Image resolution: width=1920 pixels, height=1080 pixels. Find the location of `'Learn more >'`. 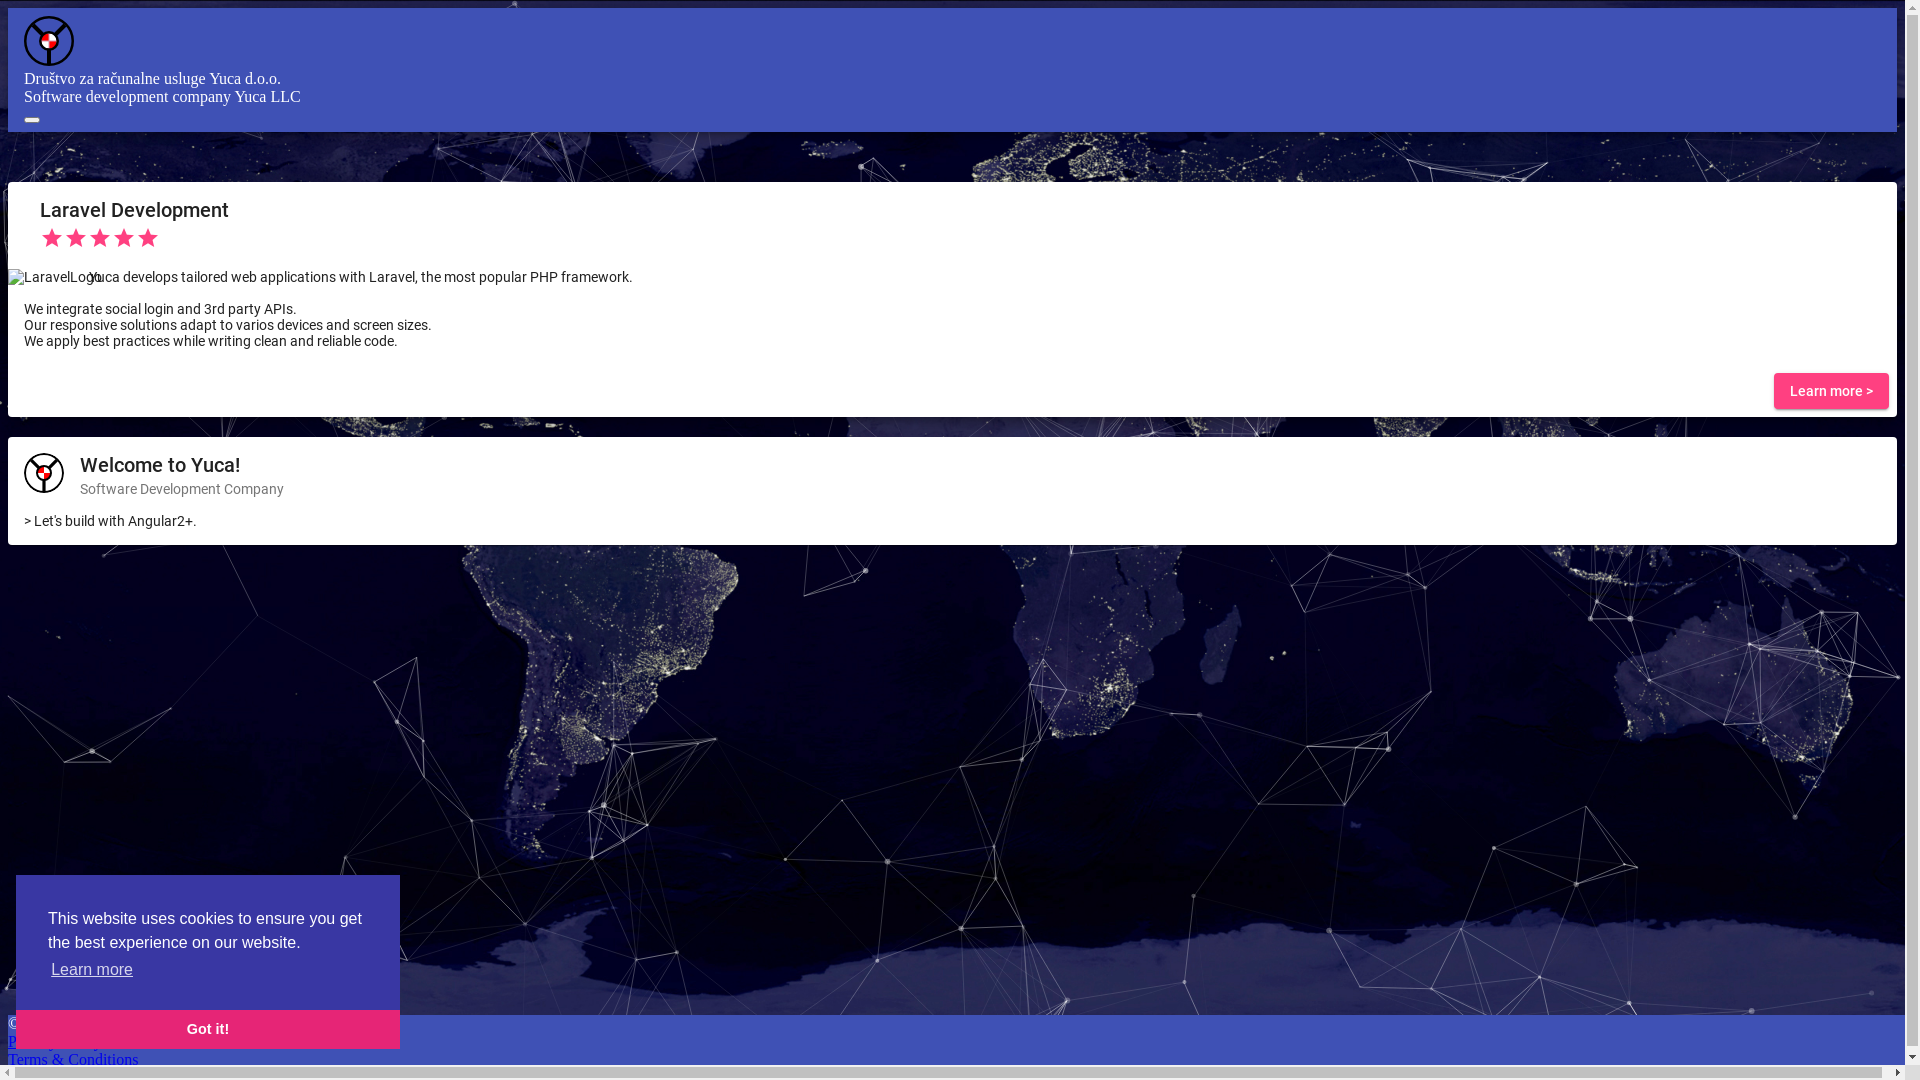

'Learn more >' is located at coordinates (1831, 390).